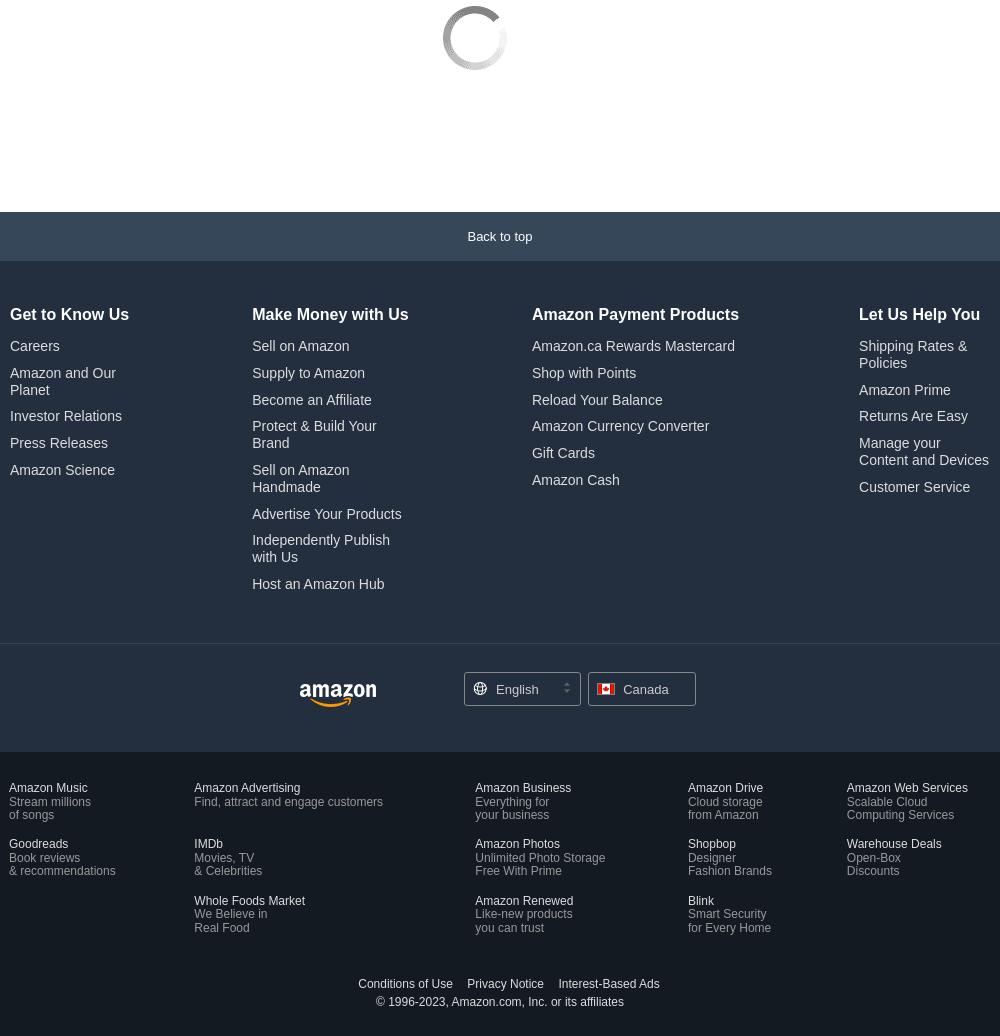 The width and height of the screenshot is (1000, 1036). I want to click on 'Amazon Currency Converter', so click(619, 292).